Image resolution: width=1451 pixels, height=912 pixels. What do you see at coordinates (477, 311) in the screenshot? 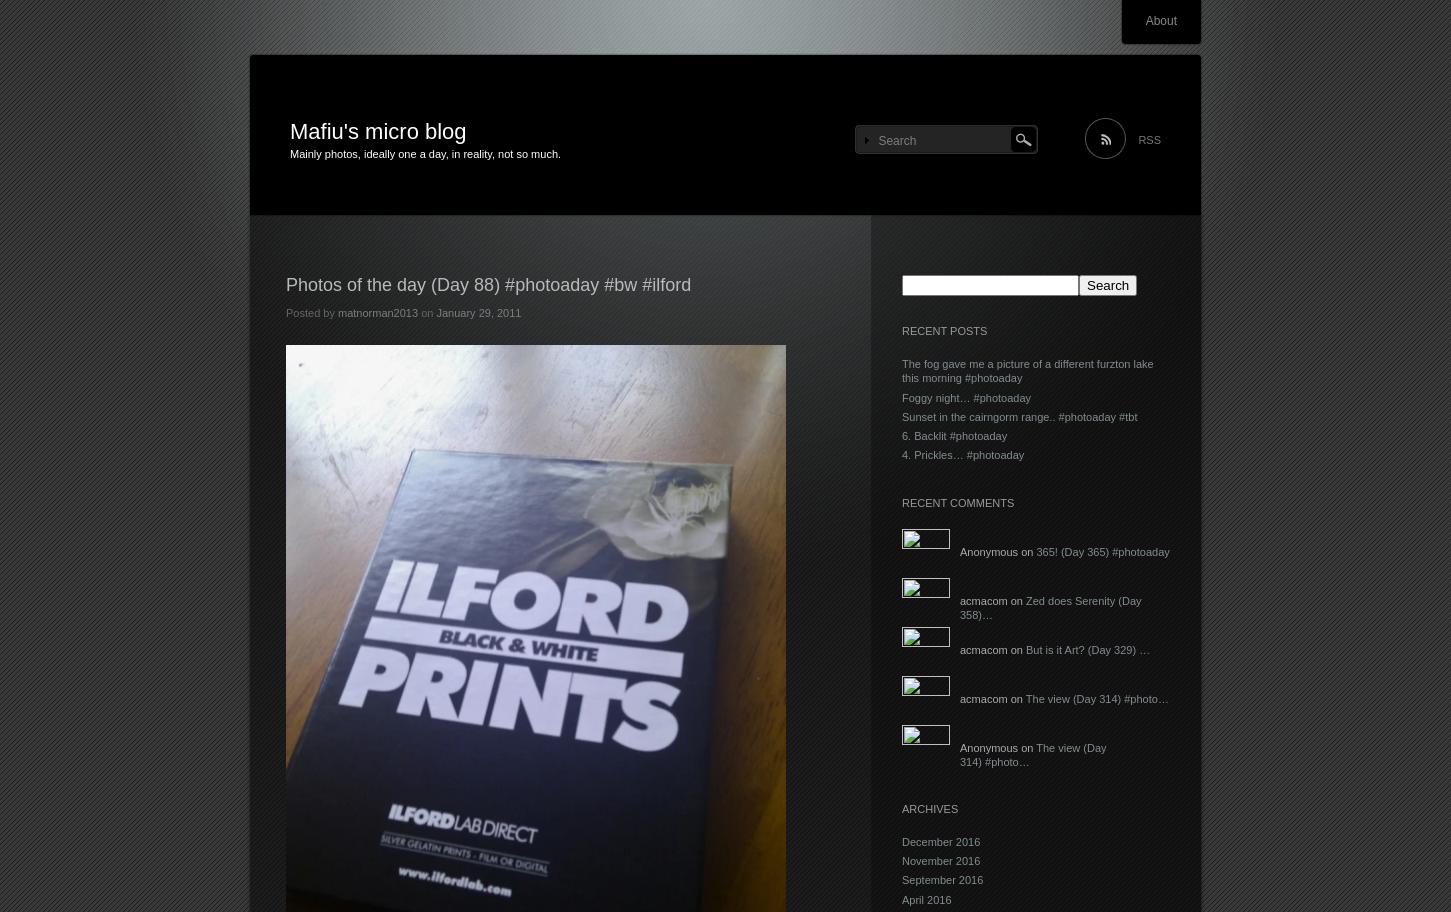
I see `'January 29, 2011'` at bounding box center [477, 311].